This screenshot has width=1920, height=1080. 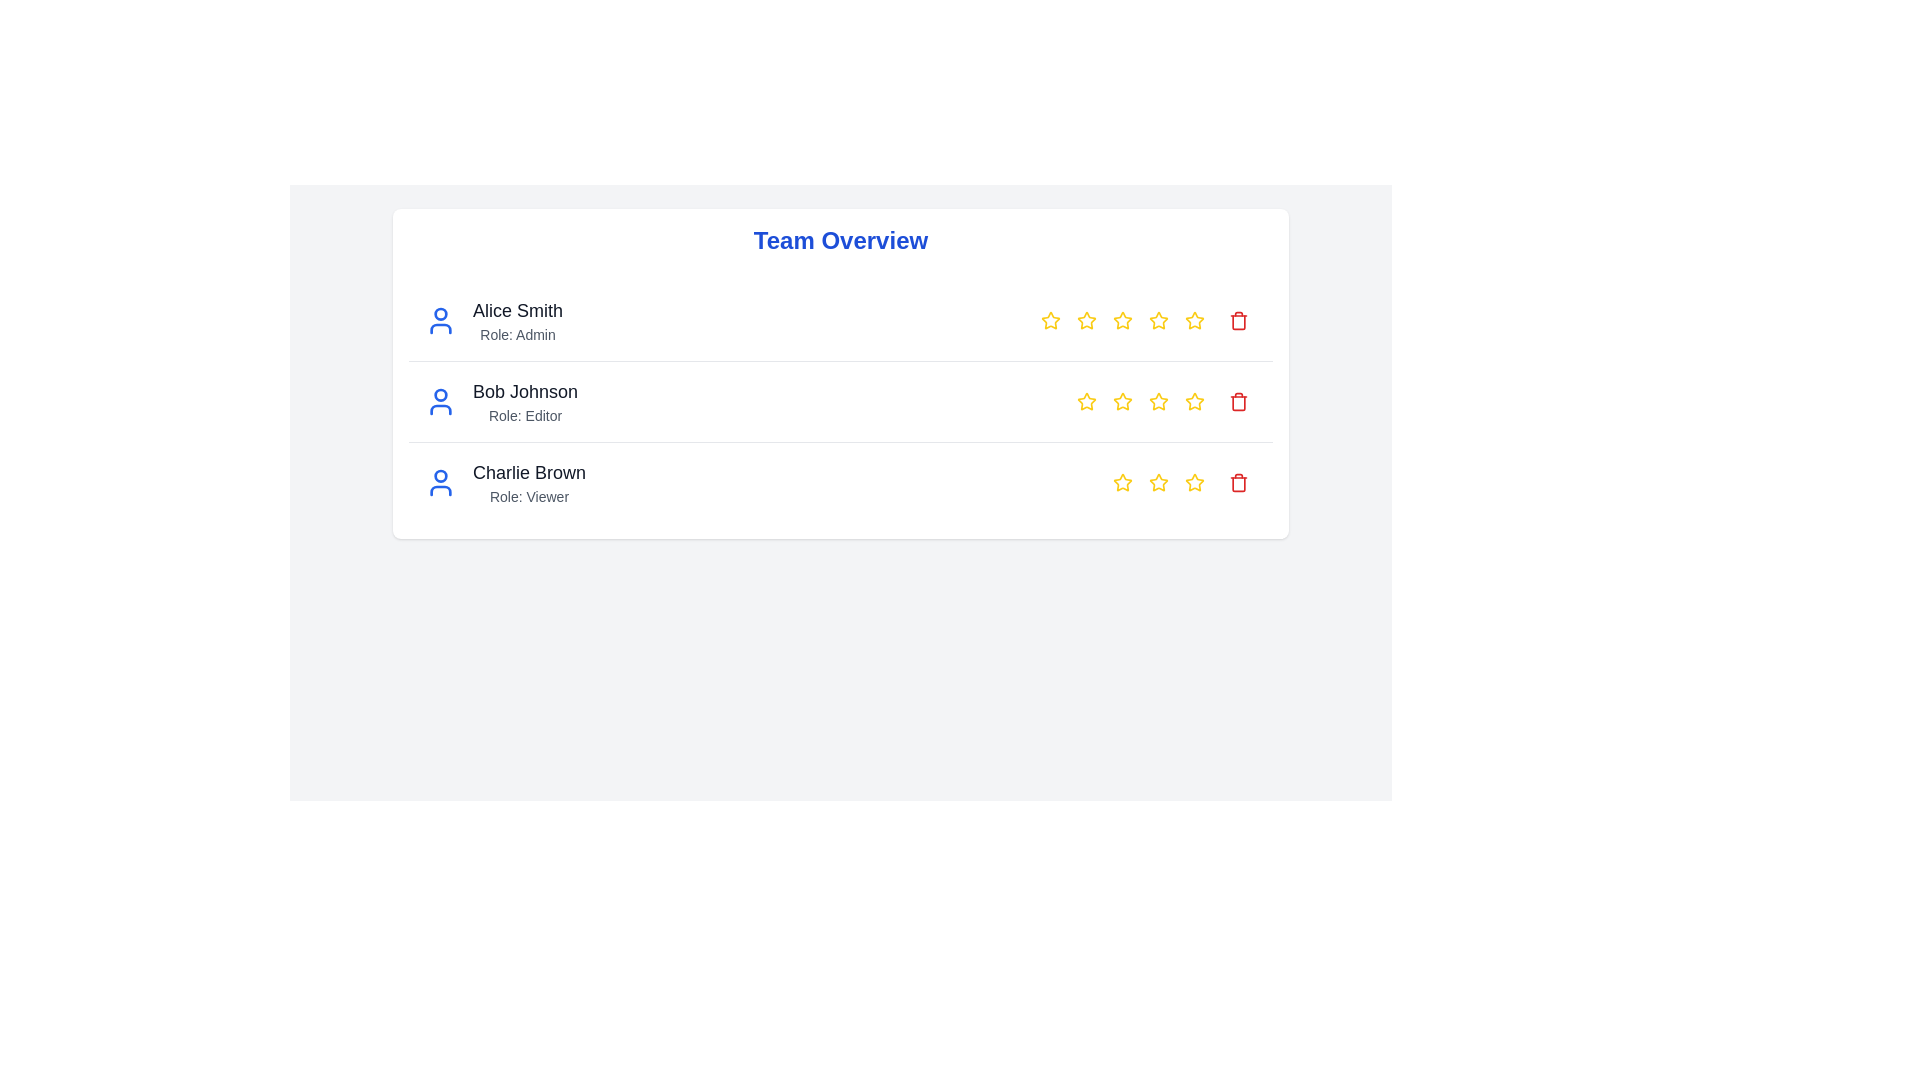 I want to click on the fourth star icon from left to right in the rating row associated with Charlie Brown to rate it, so click(x=1194, y=482).